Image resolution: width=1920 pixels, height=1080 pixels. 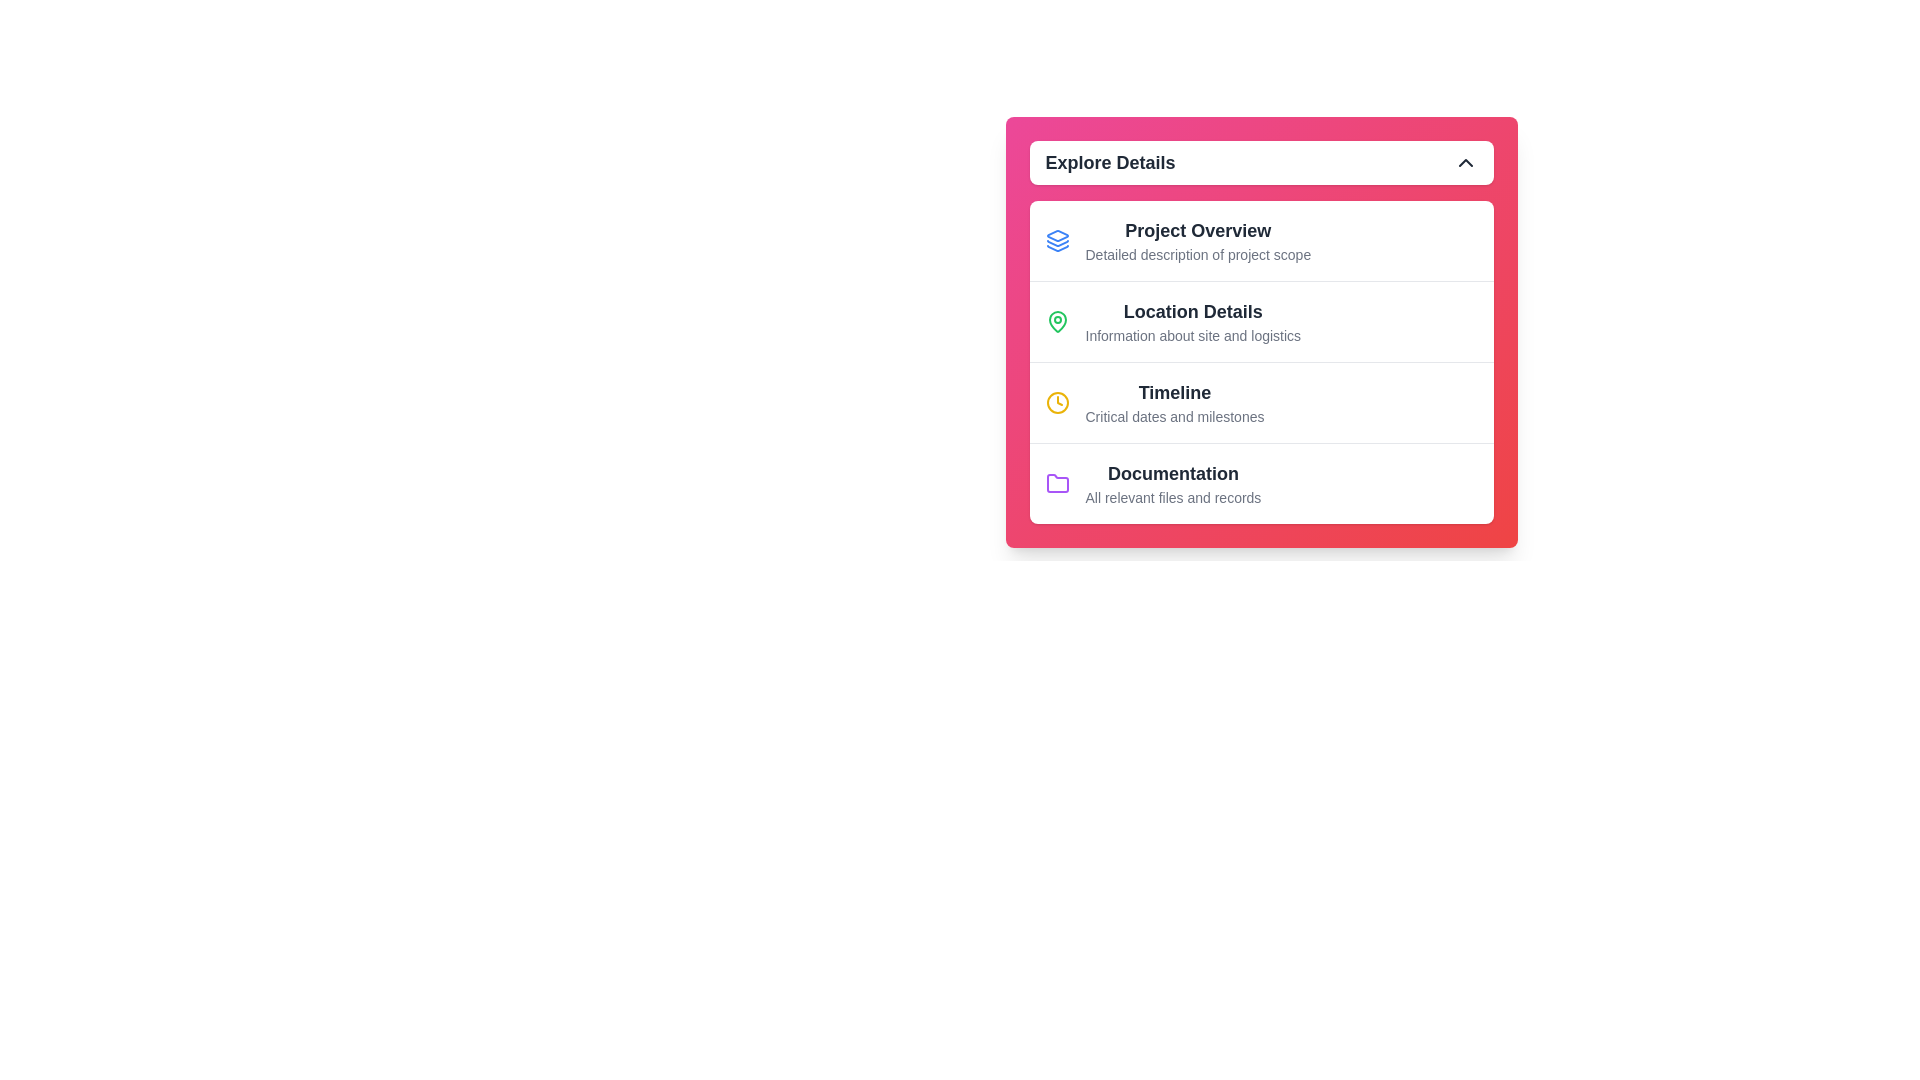 What do you see at coordinates (1198, 239) in the screenshot?
I see `the clickable list item titled 'Project Overview' with subtitle 'Detailed description of project scope'` at bounding box center [1198, 239].